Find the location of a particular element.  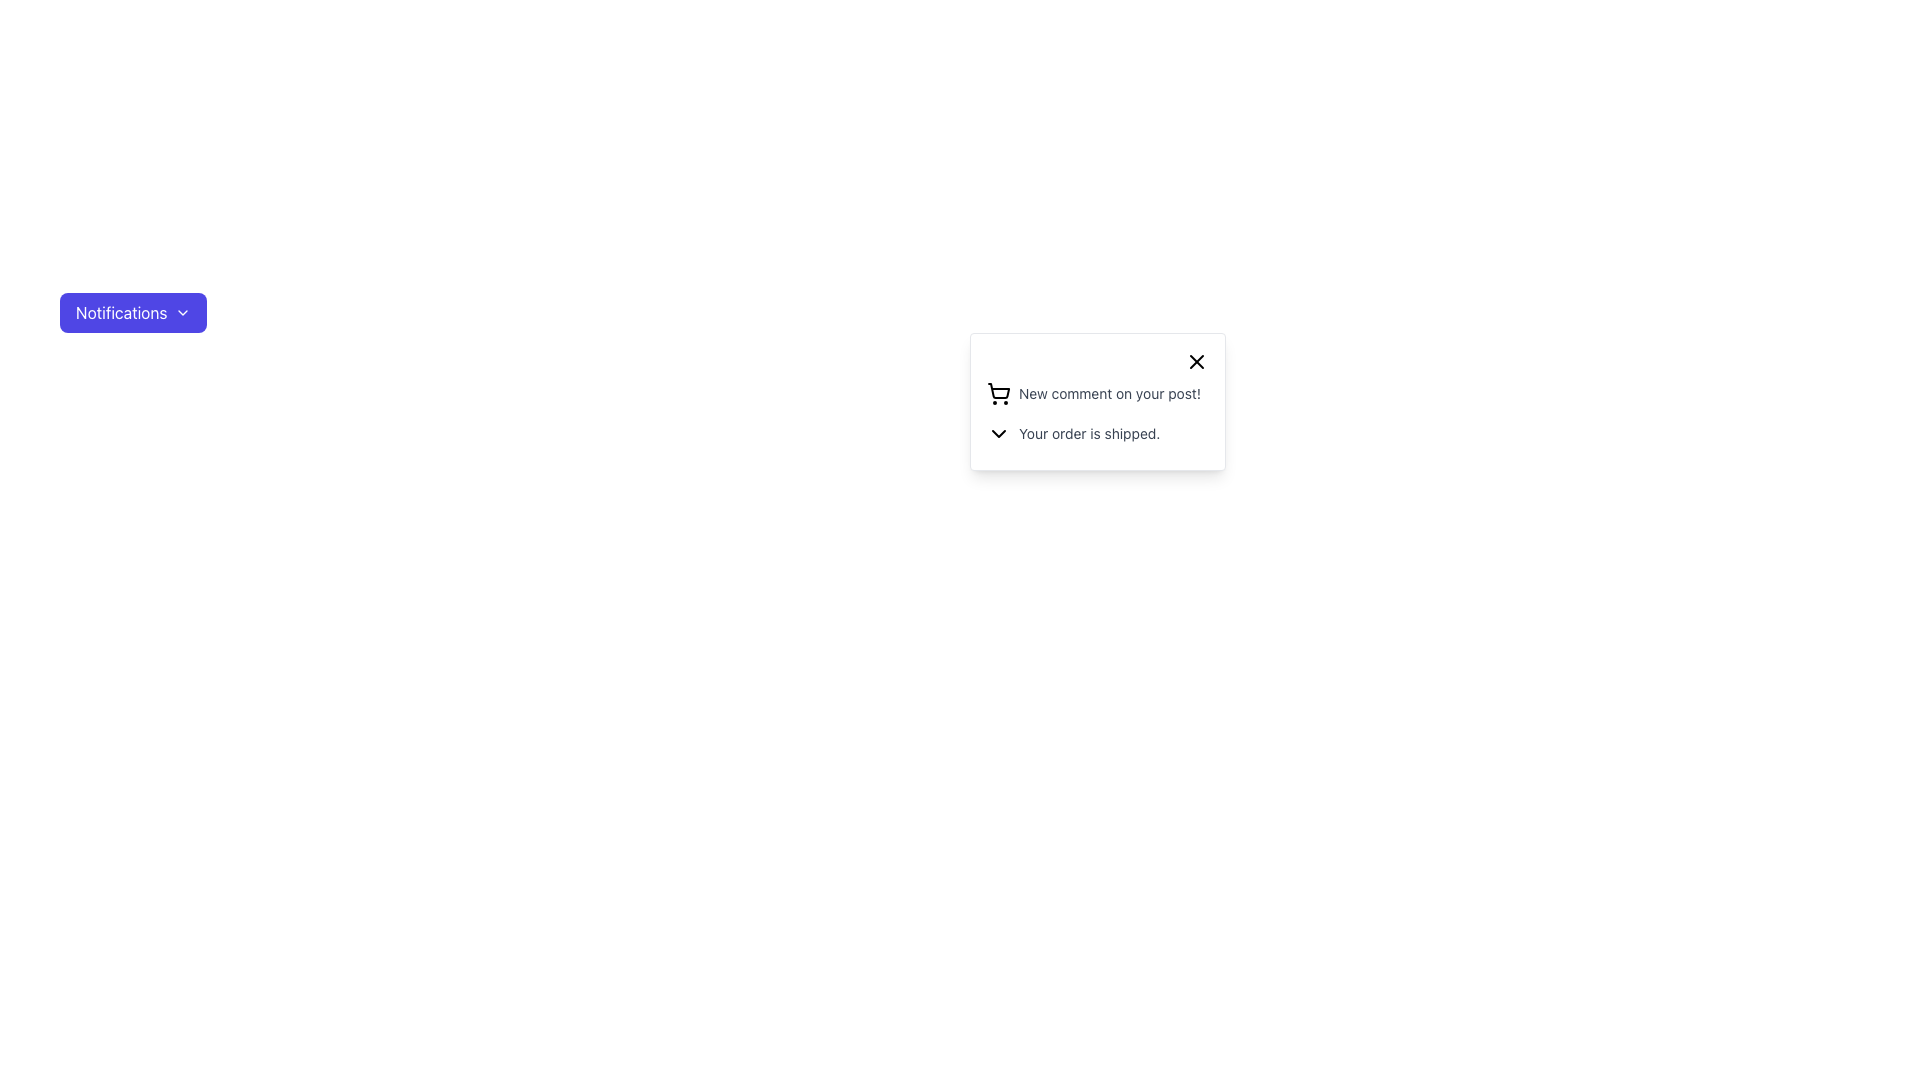

the text element displaying 'Your order is shipped.' in a notification dropdown is located at coordinates (1088, 433).